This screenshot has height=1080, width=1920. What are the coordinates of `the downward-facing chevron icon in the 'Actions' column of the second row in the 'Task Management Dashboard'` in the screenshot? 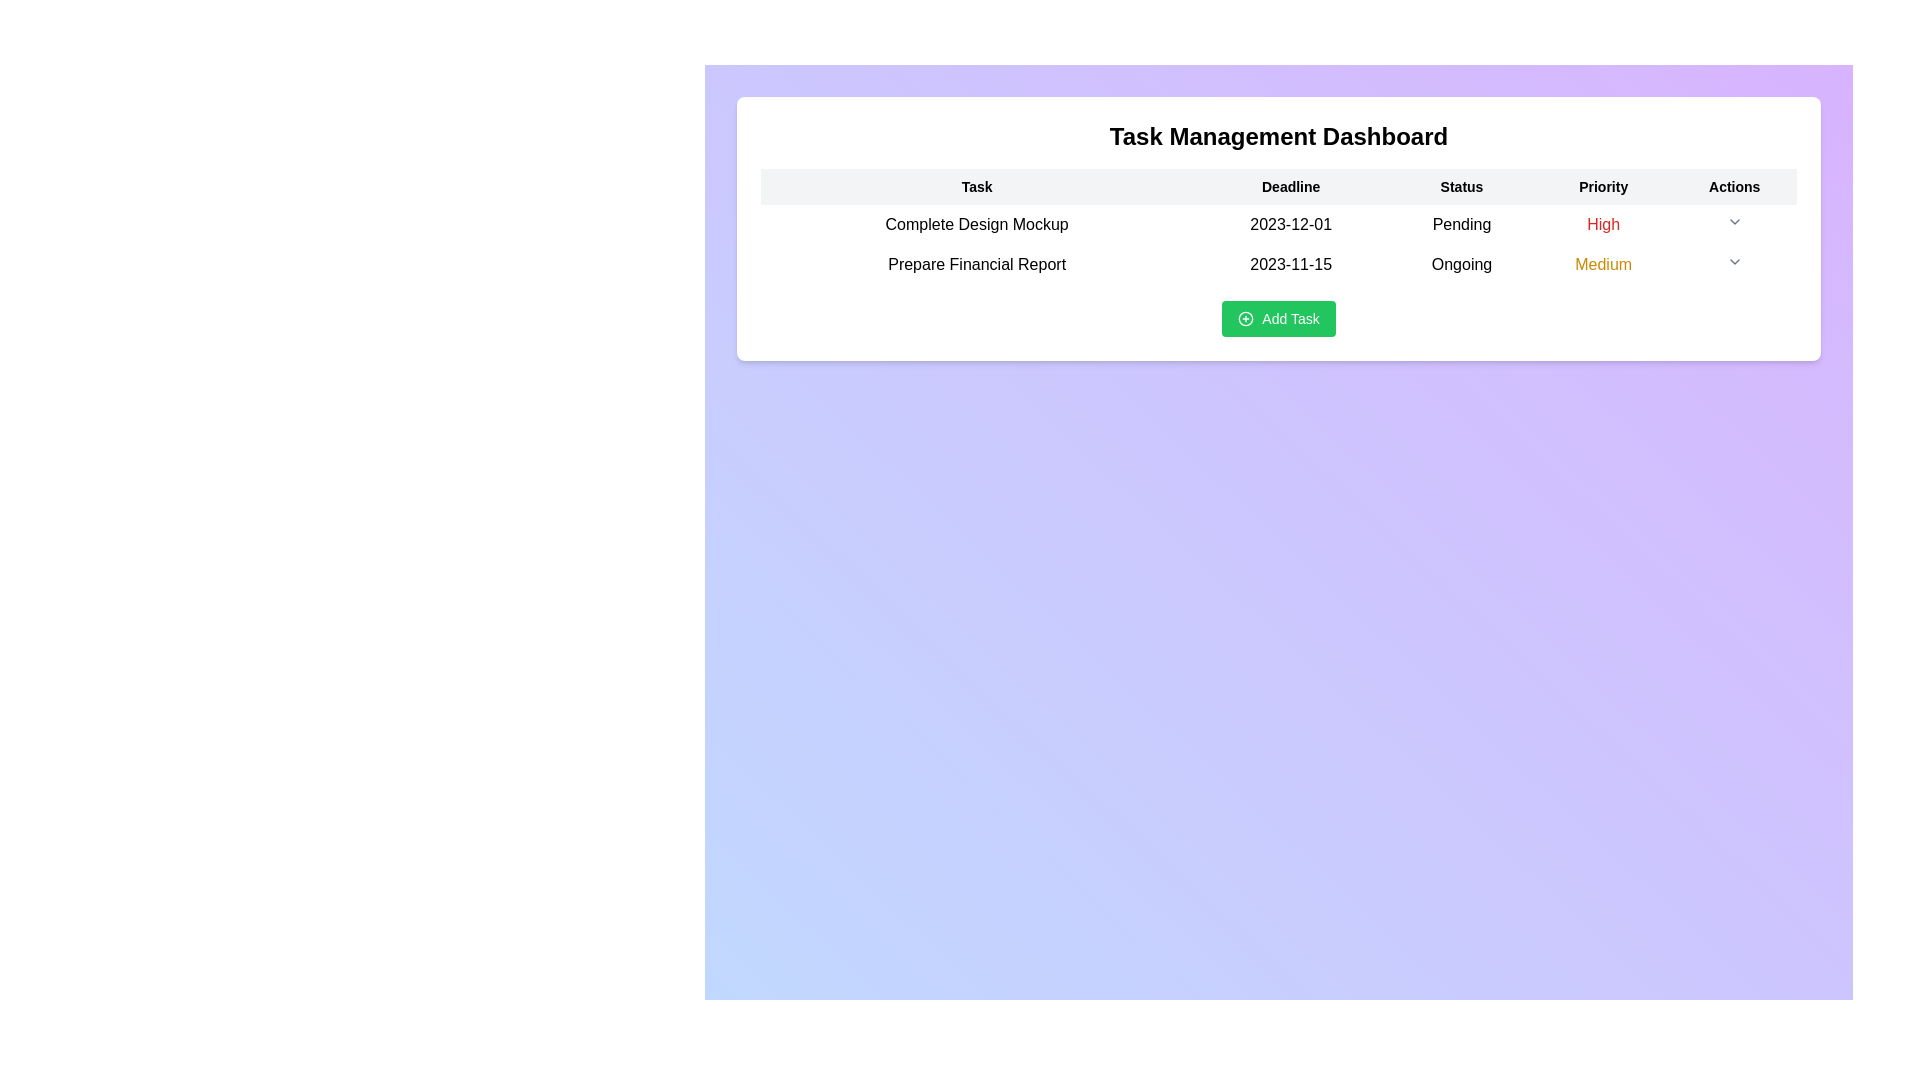 It's located at (1733, 222).